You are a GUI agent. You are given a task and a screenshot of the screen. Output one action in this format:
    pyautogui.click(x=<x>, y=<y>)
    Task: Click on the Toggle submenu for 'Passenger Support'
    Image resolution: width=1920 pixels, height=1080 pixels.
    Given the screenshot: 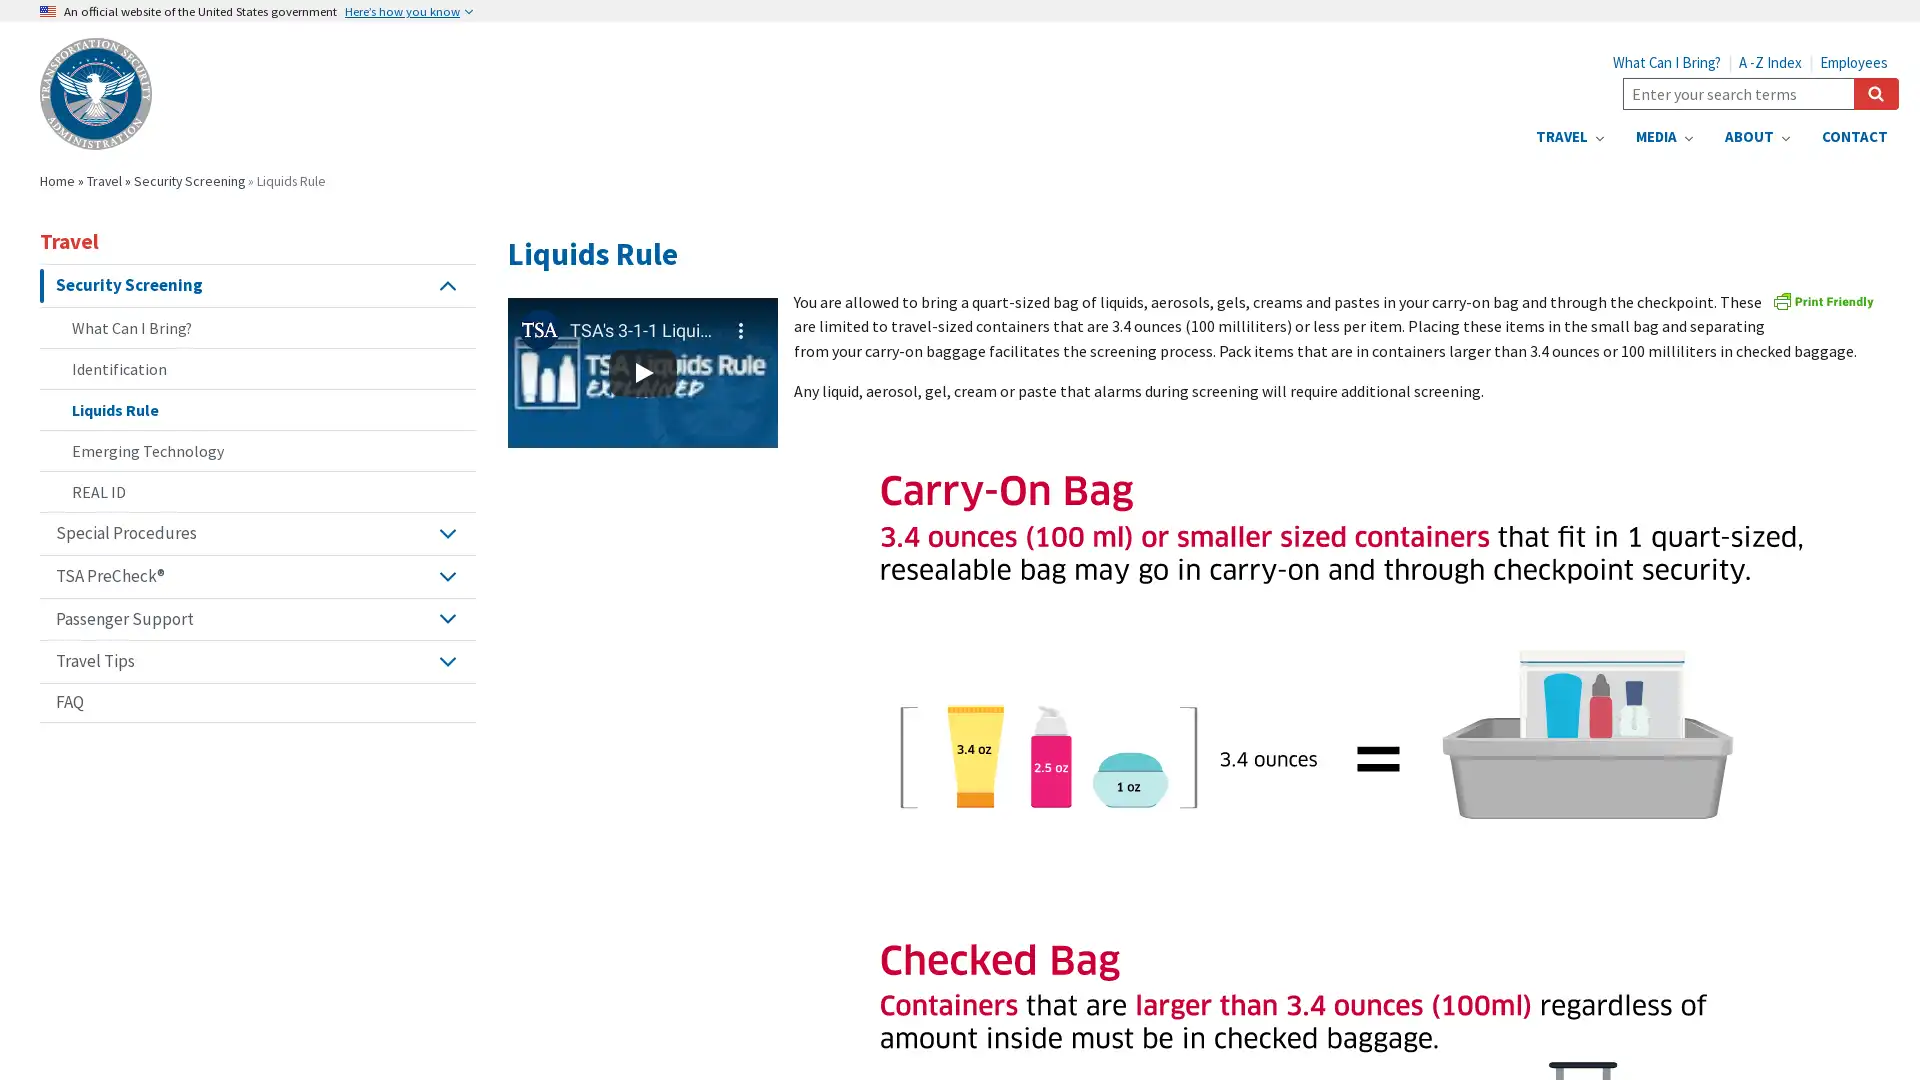 What is the action you would take?
    pyautogui.click(x=446, y=617)
    